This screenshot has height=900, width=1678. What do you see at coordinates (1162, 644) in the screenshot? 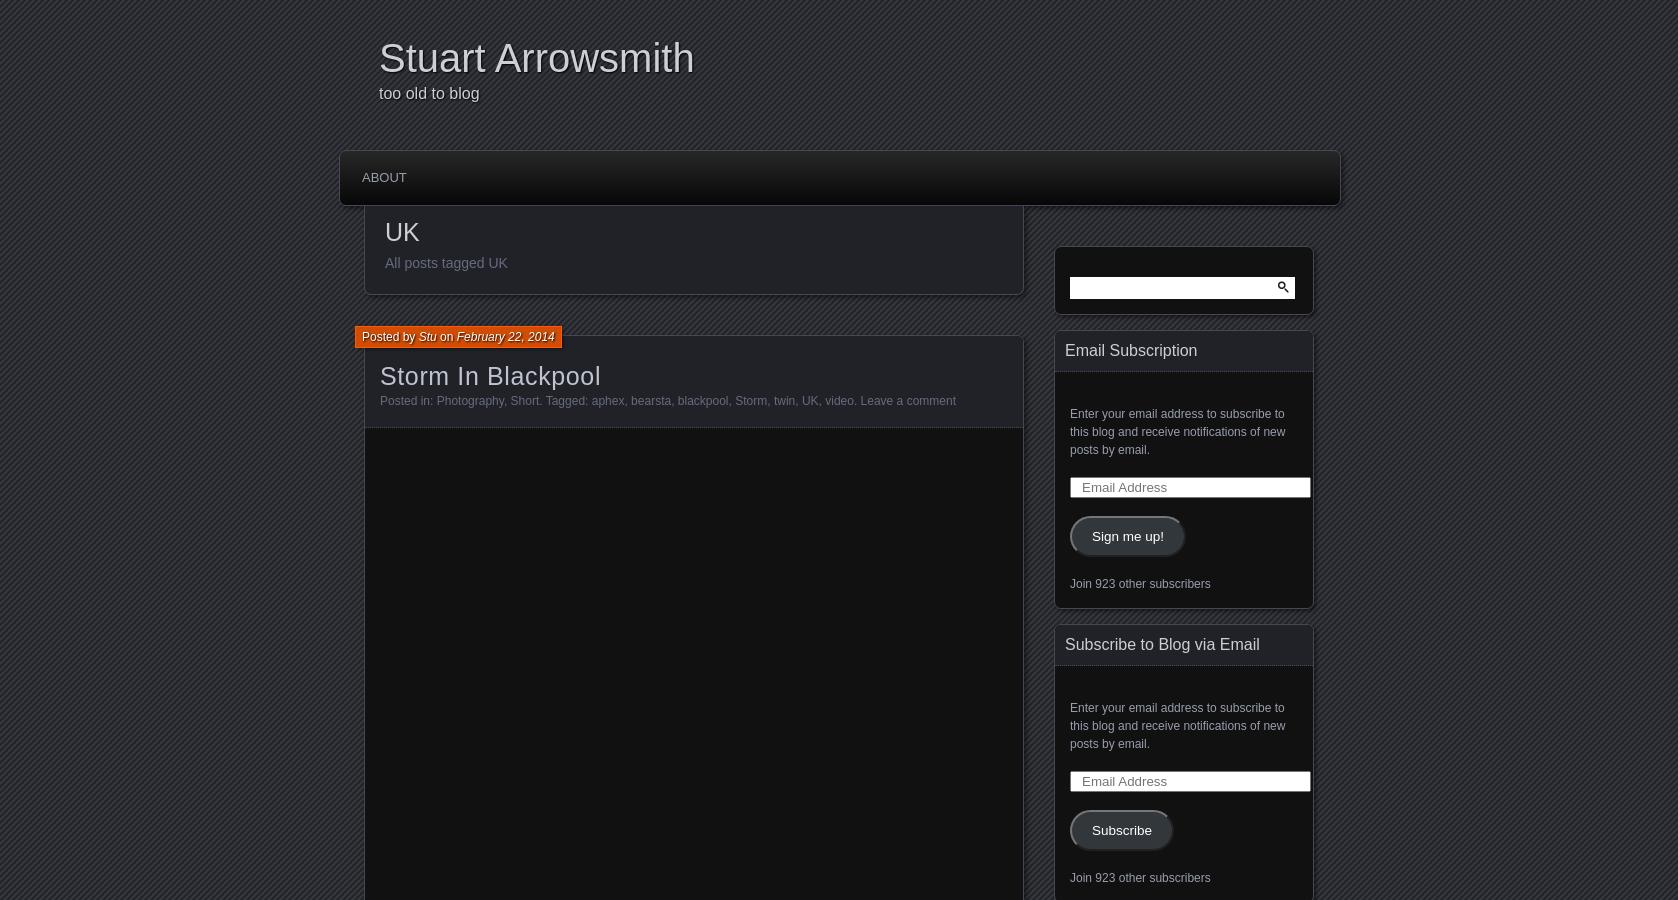
I see `'Subscribe to Blog via Email'` at bounding box center [1162, 644].